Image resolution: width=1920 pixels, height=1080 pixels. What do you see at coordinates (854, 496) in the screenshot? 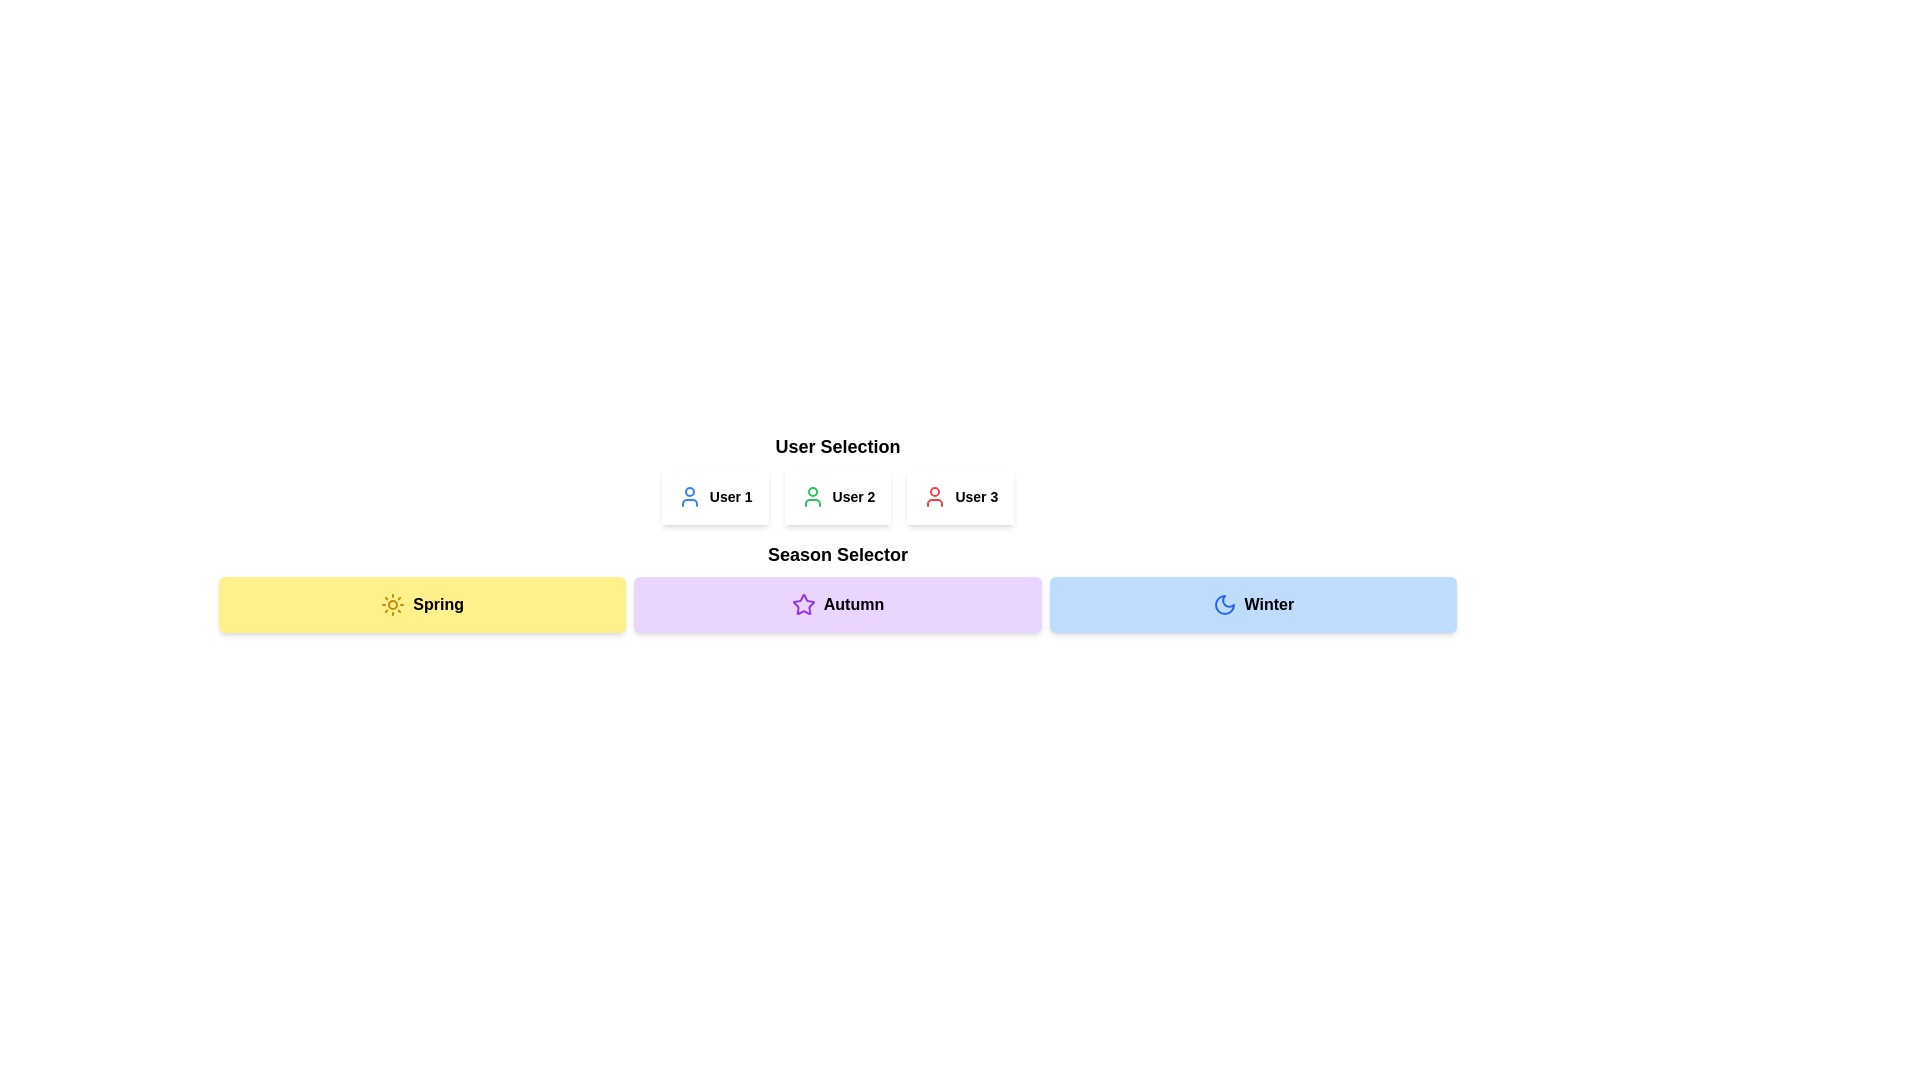
I see `the text label displaying 'User 2', which is styled in a small bold font and located in the 'User Selection' section, adjacent to a green user profile icon` at bounding box center [854, 496].